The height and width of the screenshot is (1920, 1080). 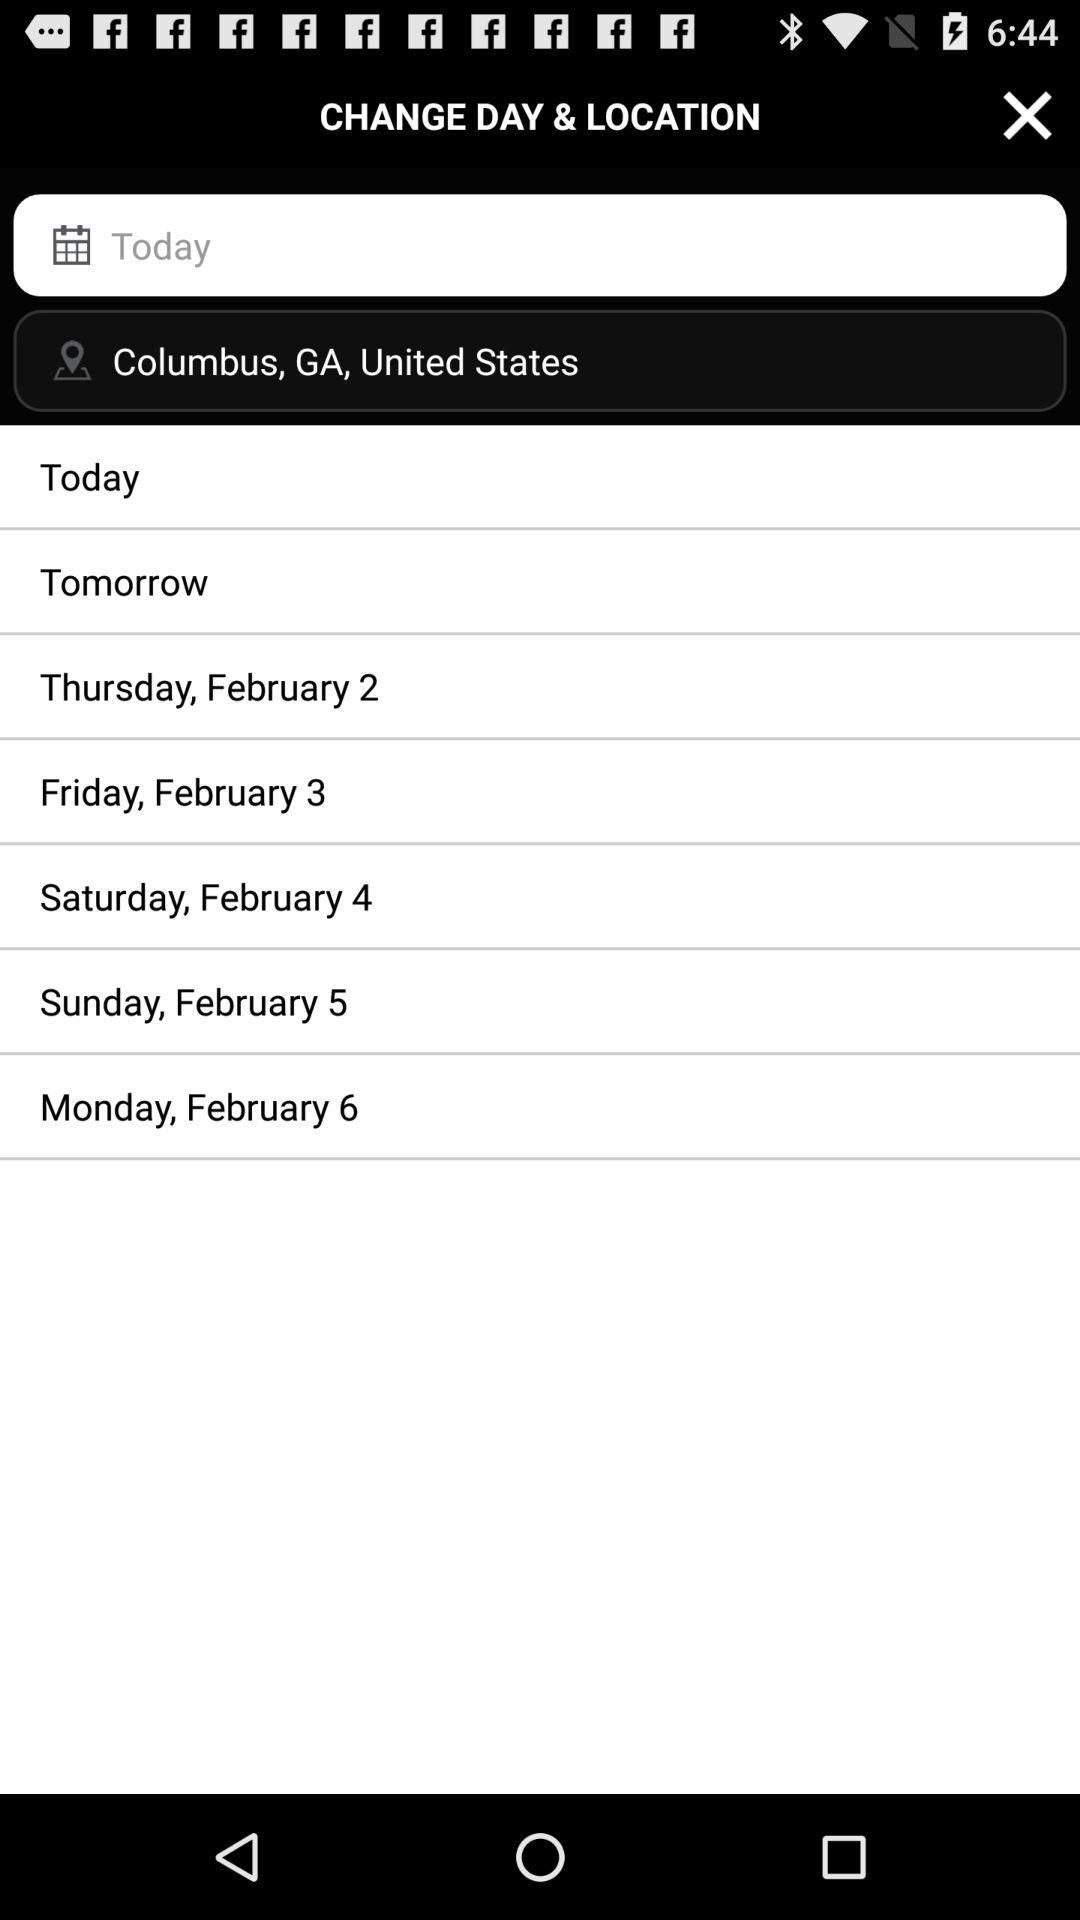 What do you see at coordinates (1027, 114) in the screenshot?
I see `item to the right of the change day & location` at bounding box center [1027, 114].